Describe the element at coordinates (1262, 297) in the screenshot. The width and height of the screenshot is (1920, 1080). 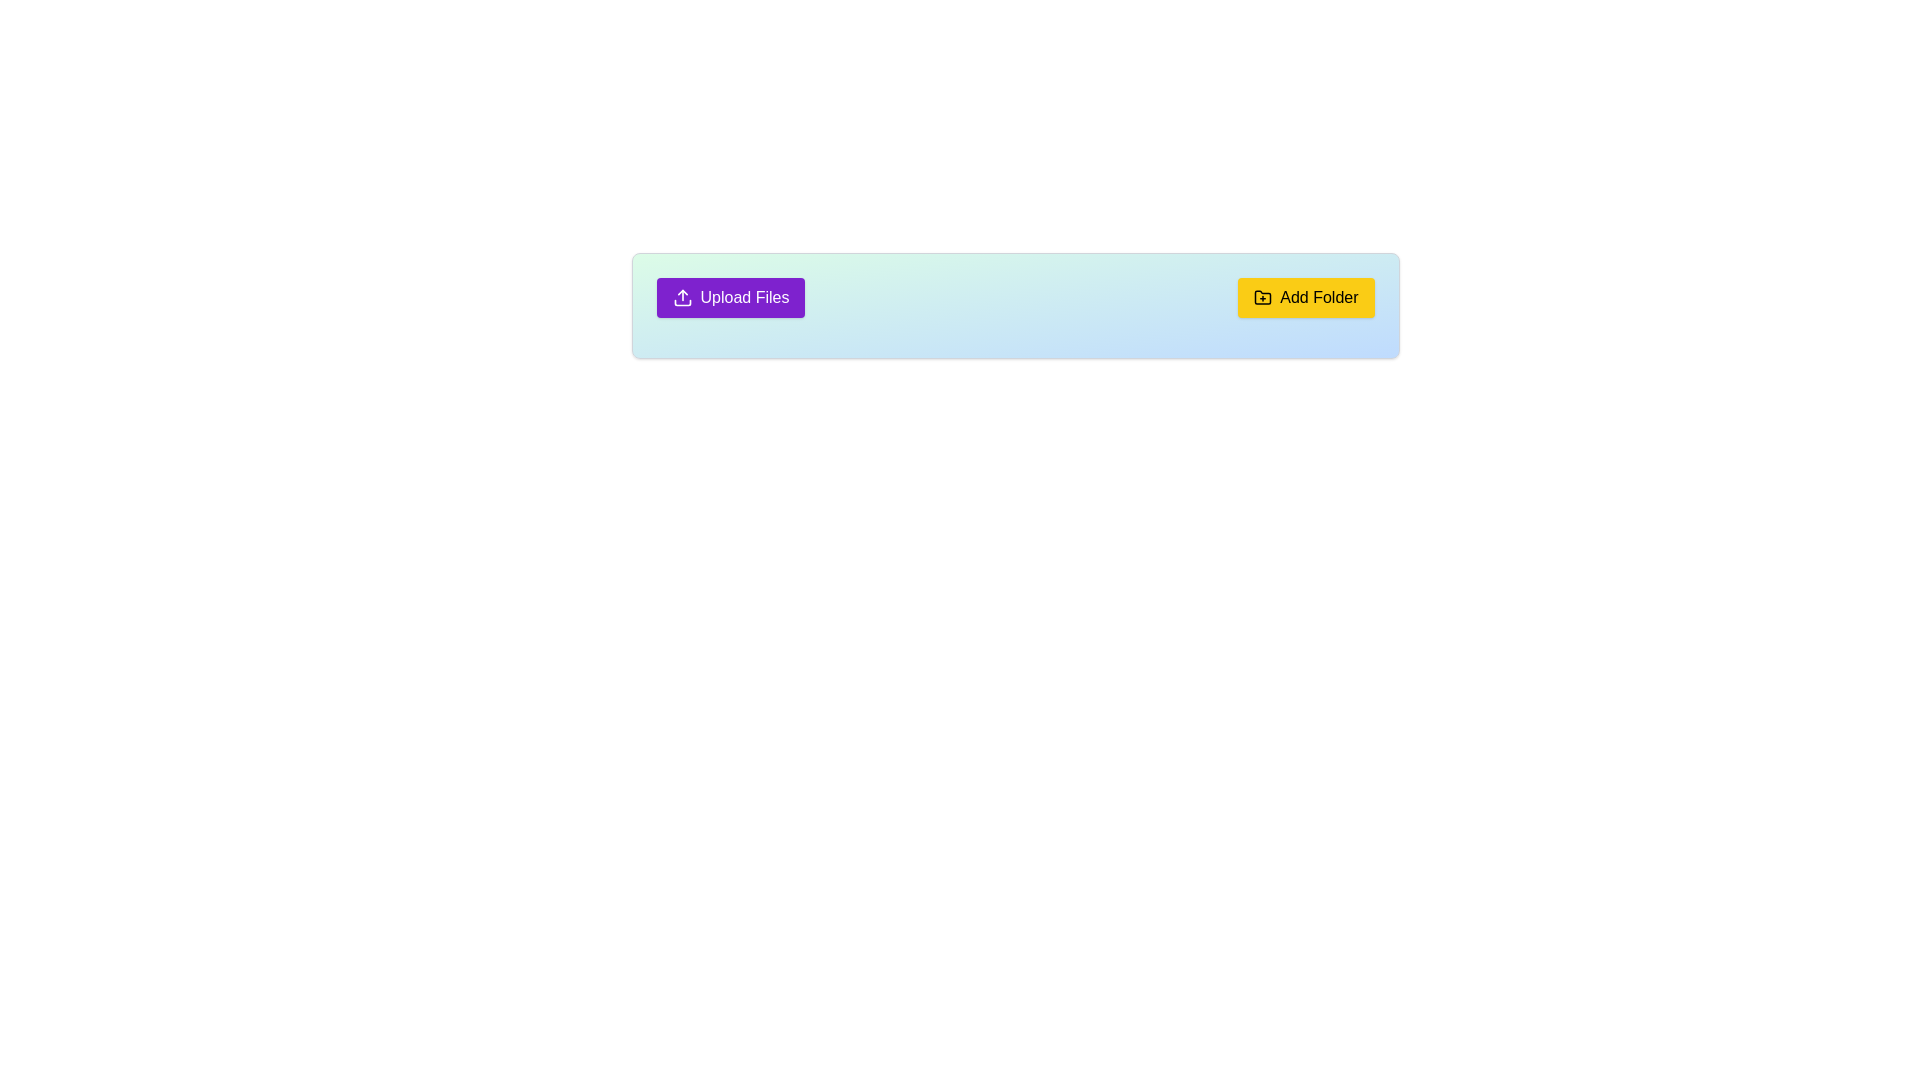
I see `the folder icon within the 'Add Folder' button` at that location.